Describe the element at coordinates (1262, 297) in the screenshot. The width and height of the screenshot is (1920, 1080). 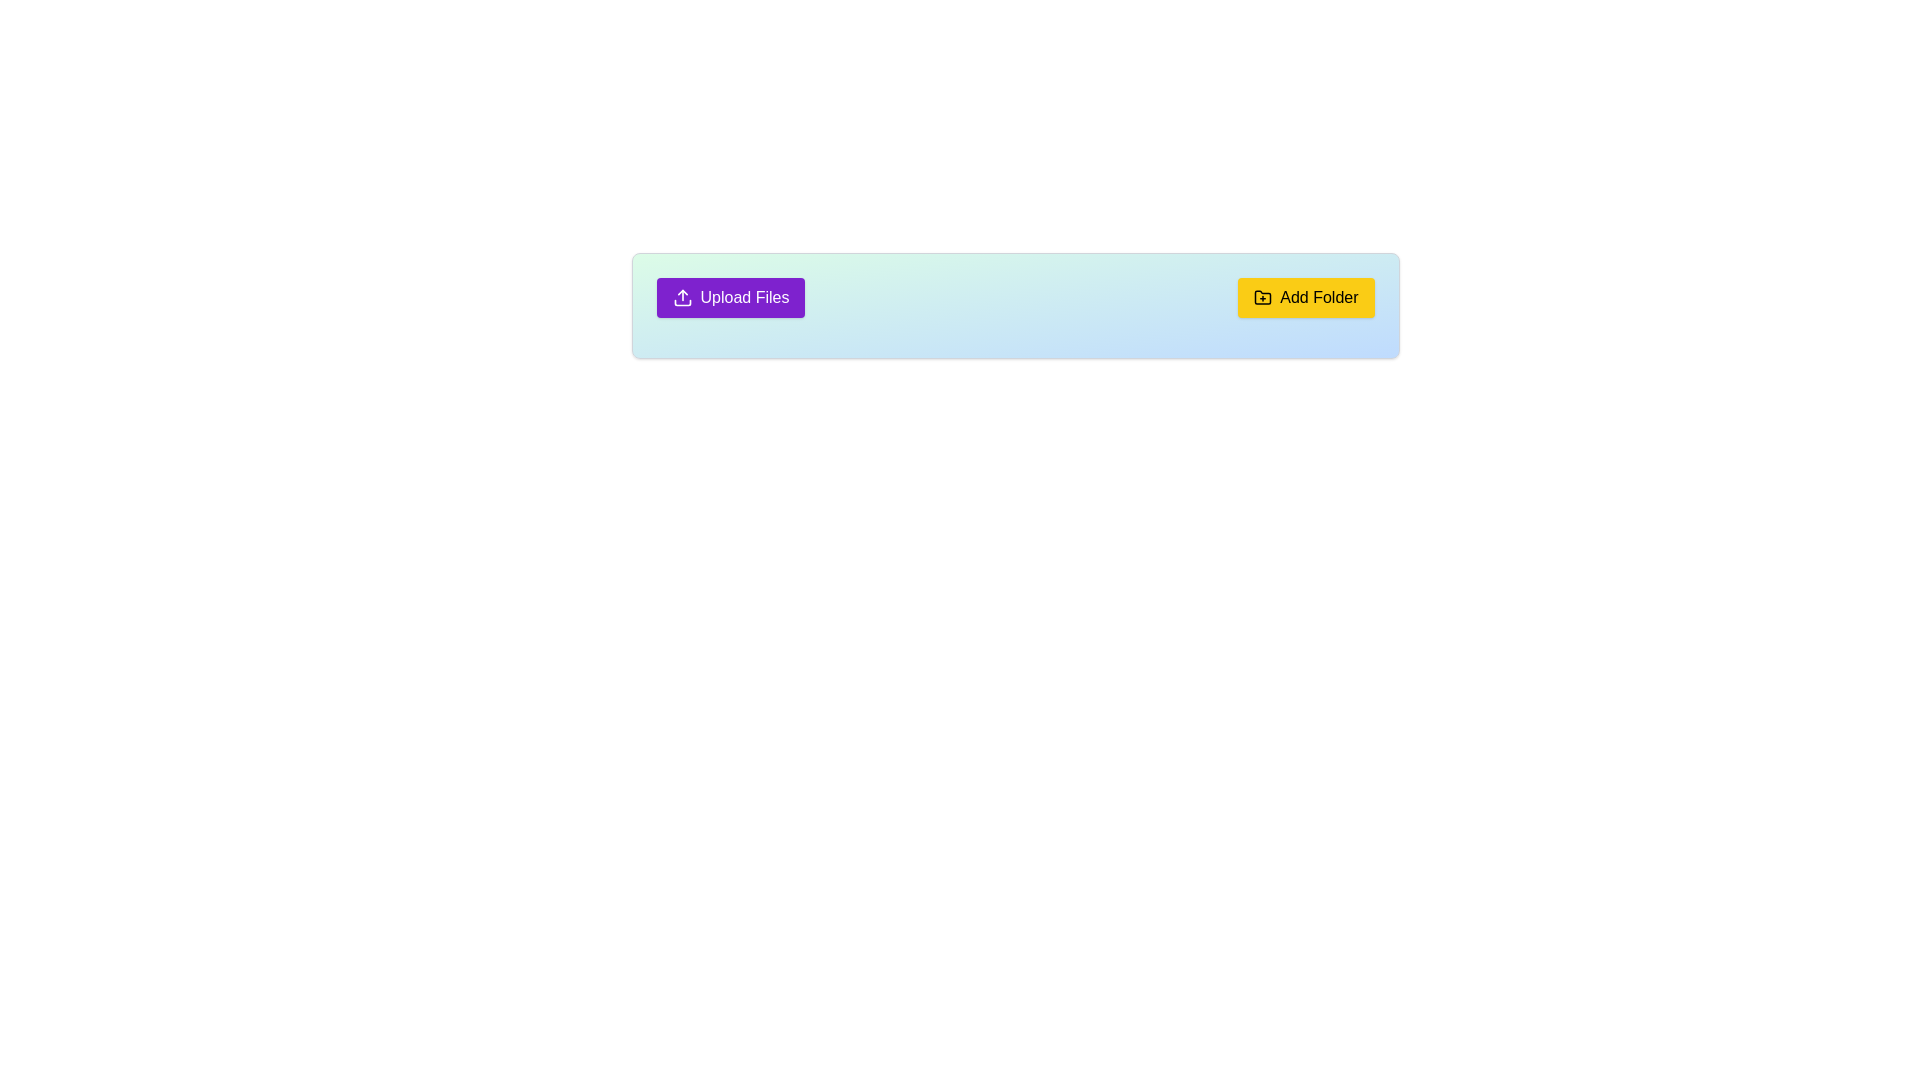
I see `the folder icon within the 'Add Folder' button` at that location.